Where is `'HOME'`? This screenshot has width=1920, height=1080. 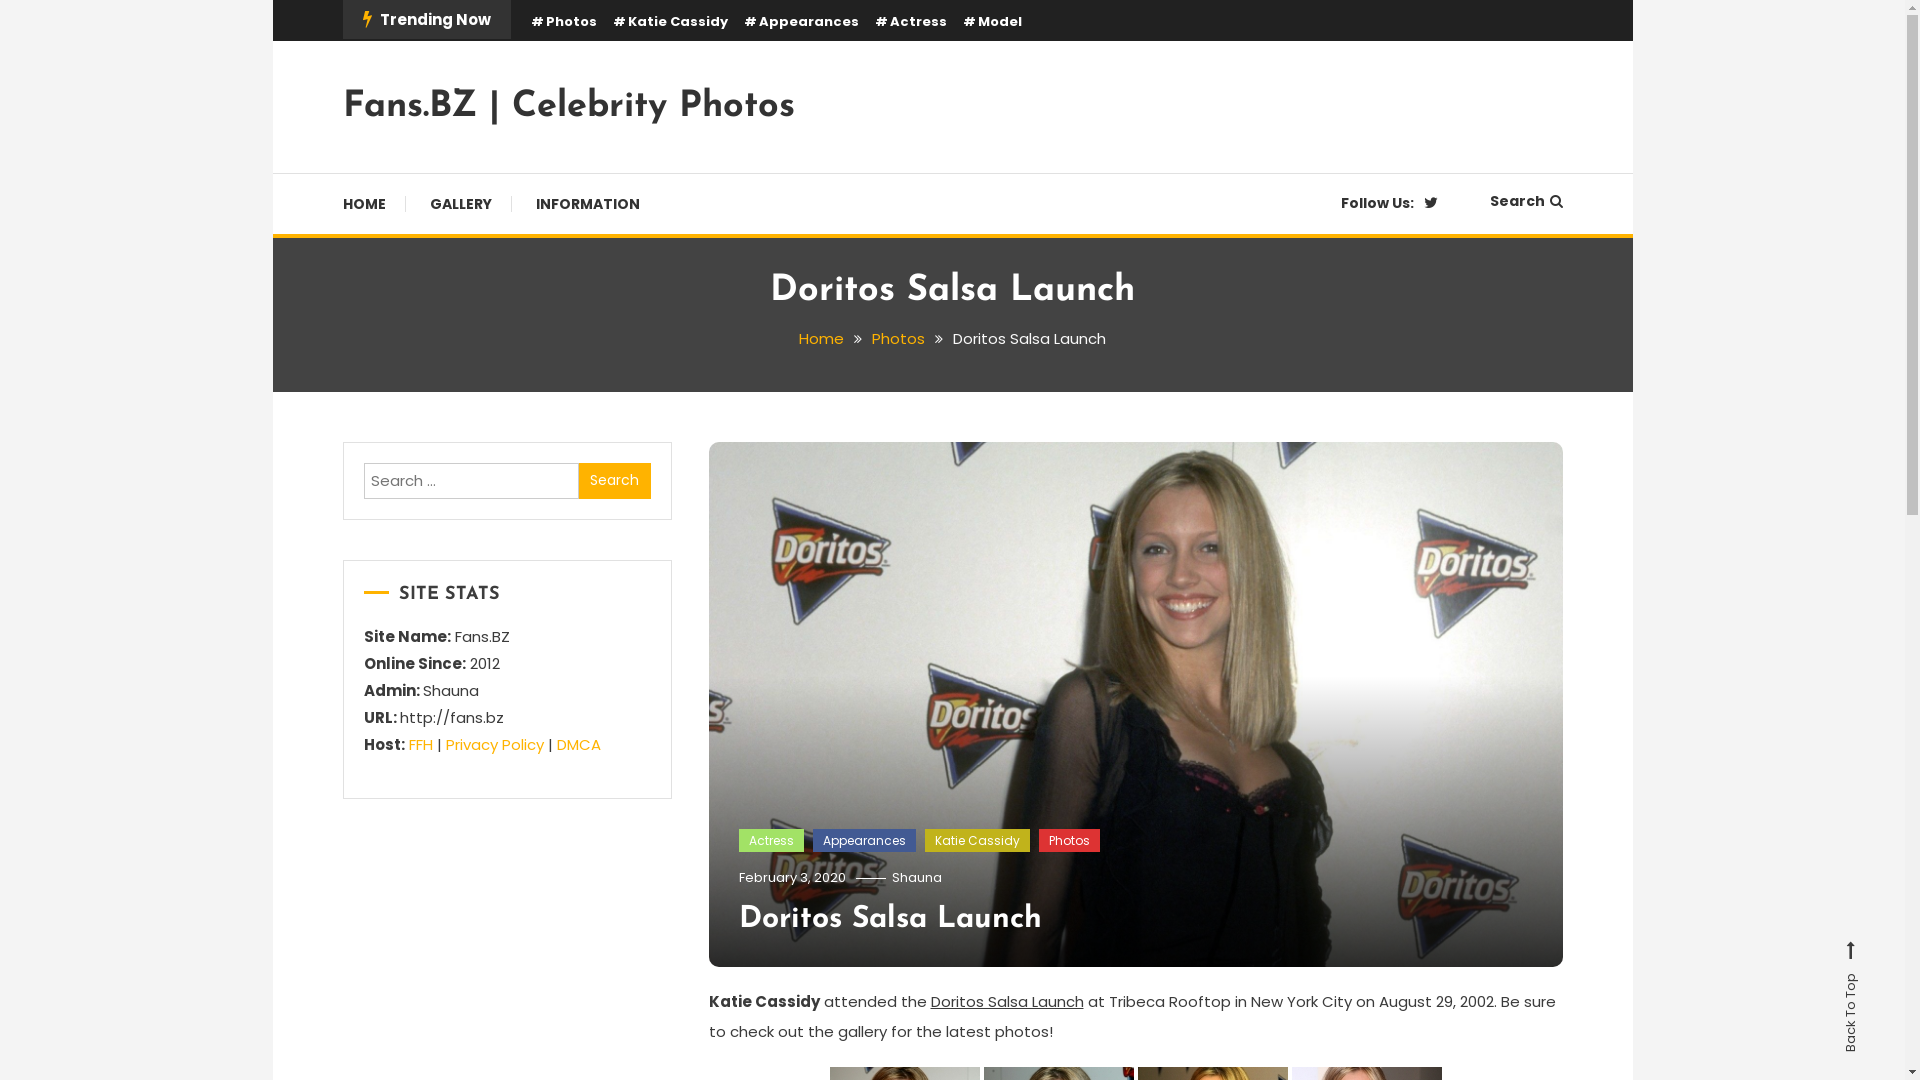 'HOME' is located at coordinates (373, 204).